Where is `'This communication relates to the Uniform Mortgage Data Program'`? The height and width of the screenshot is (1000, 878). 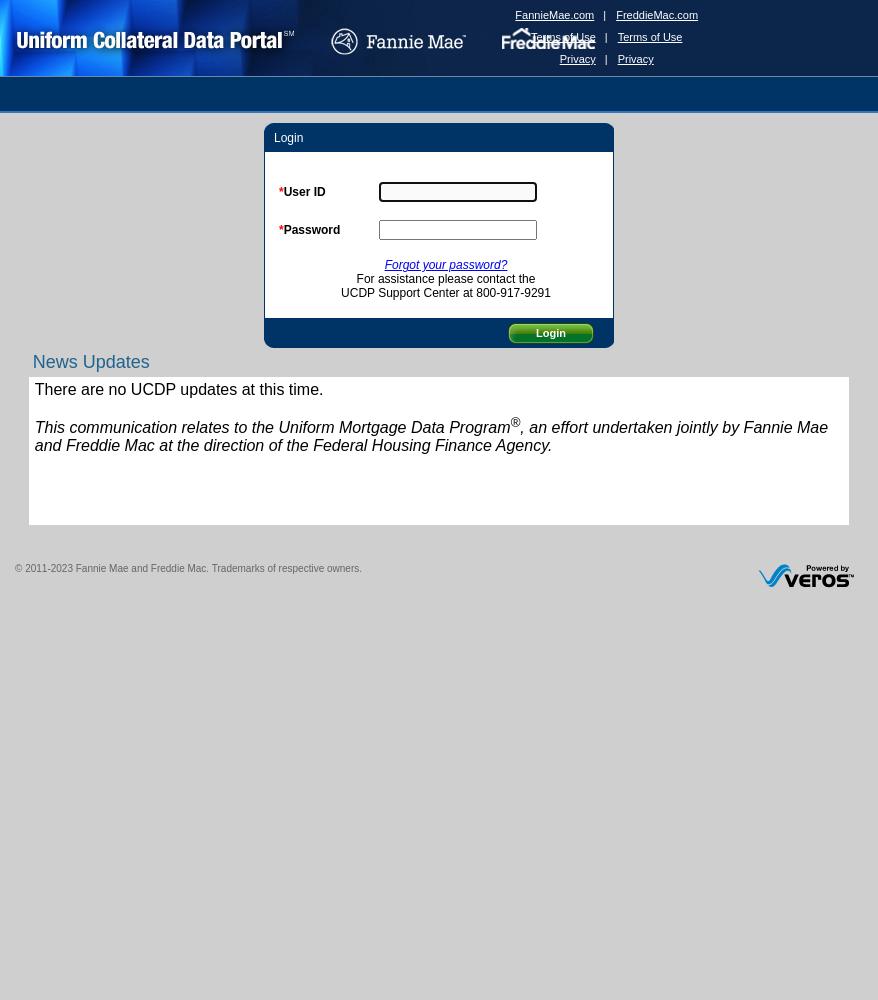
'This communication relates to the Uniform Mortgage Data Program' is located at coordinates (271, 427).